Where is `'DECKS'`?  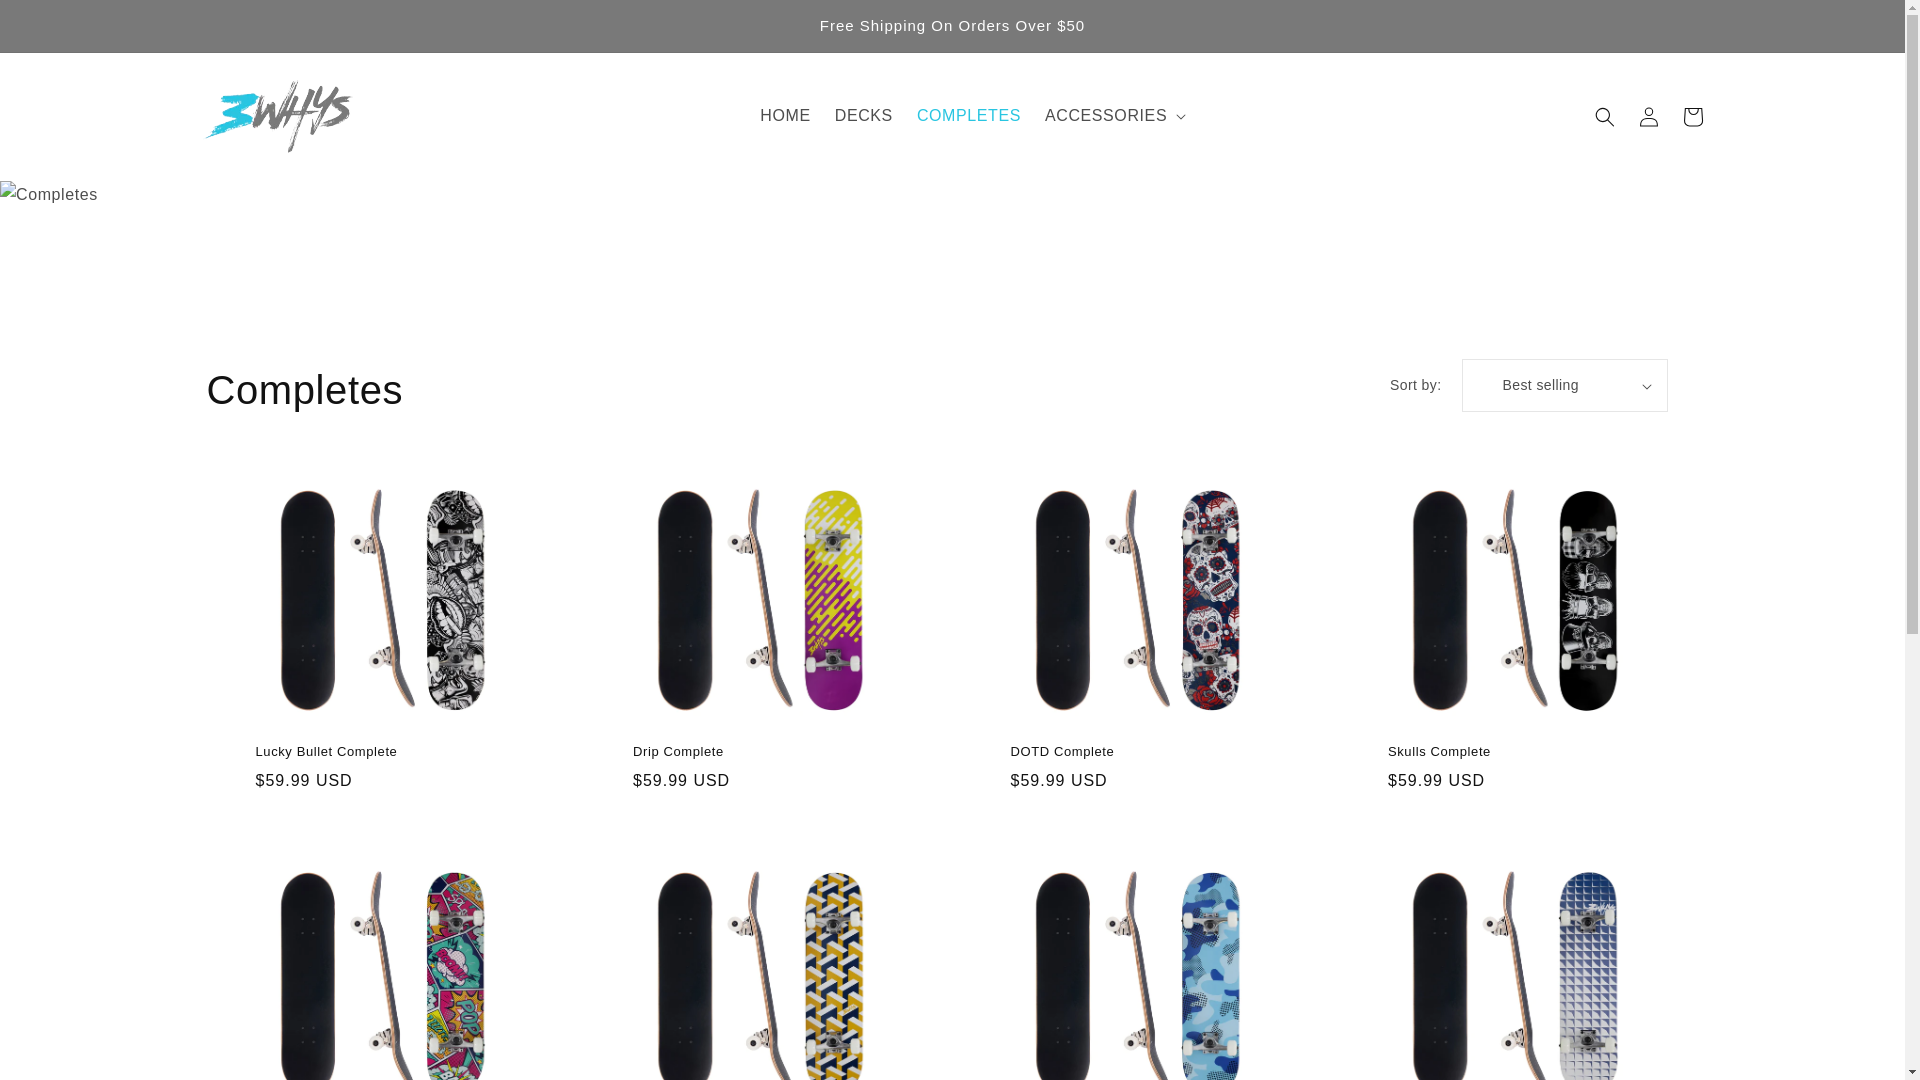 'DECKS' is located at coordinates (864, 116).